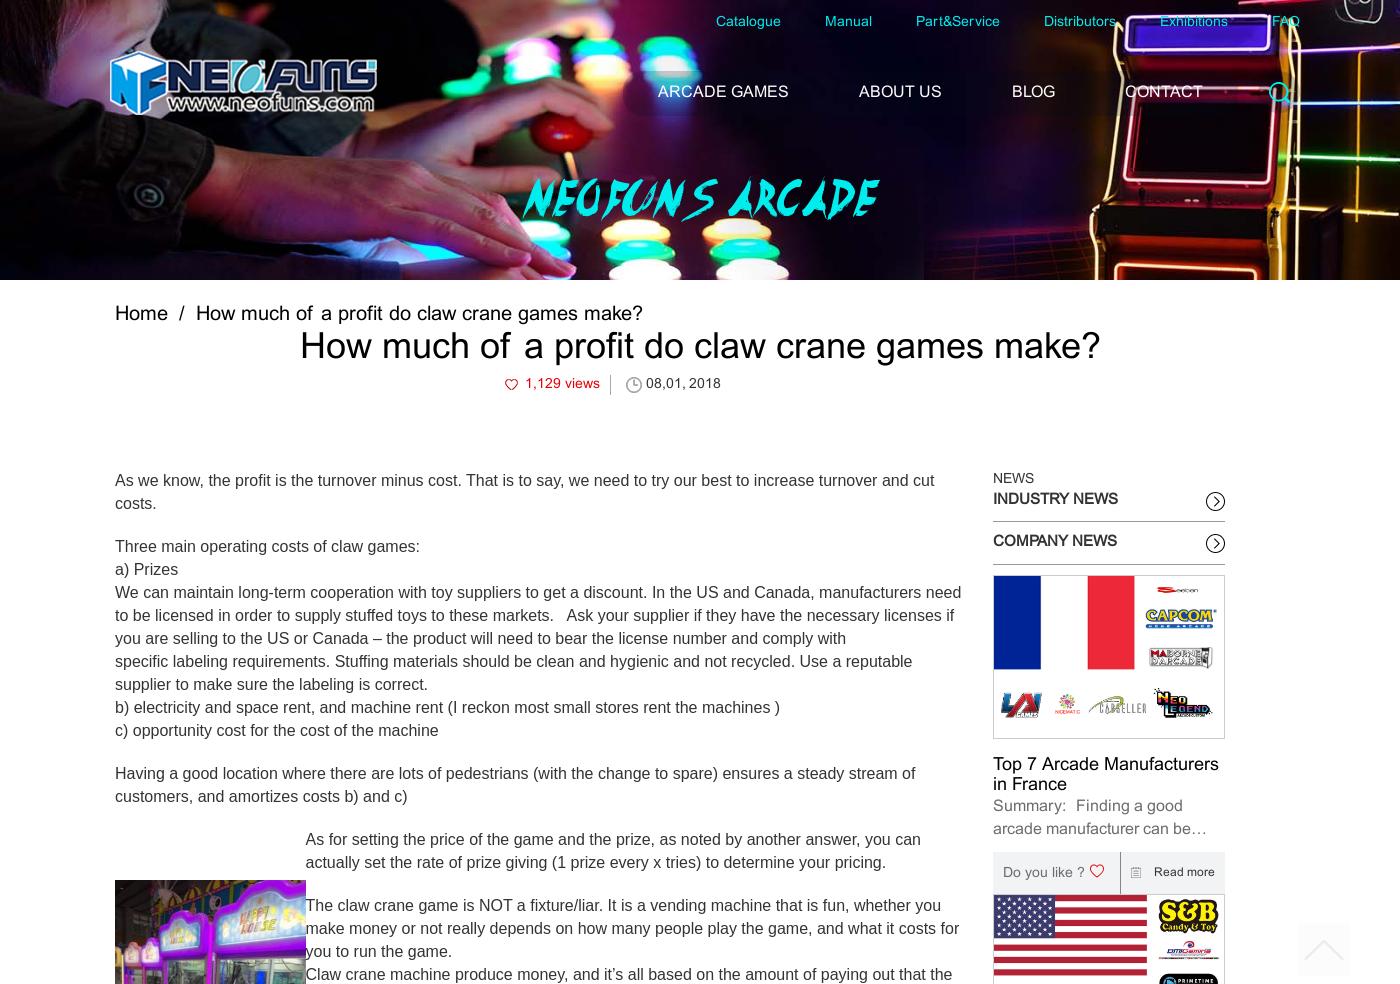 This screenshot has height=984, width=1400. Describe the element at coordinates (1054, 497) in the screenshot. I see `'INDUSTRY NEWS'` at that location.